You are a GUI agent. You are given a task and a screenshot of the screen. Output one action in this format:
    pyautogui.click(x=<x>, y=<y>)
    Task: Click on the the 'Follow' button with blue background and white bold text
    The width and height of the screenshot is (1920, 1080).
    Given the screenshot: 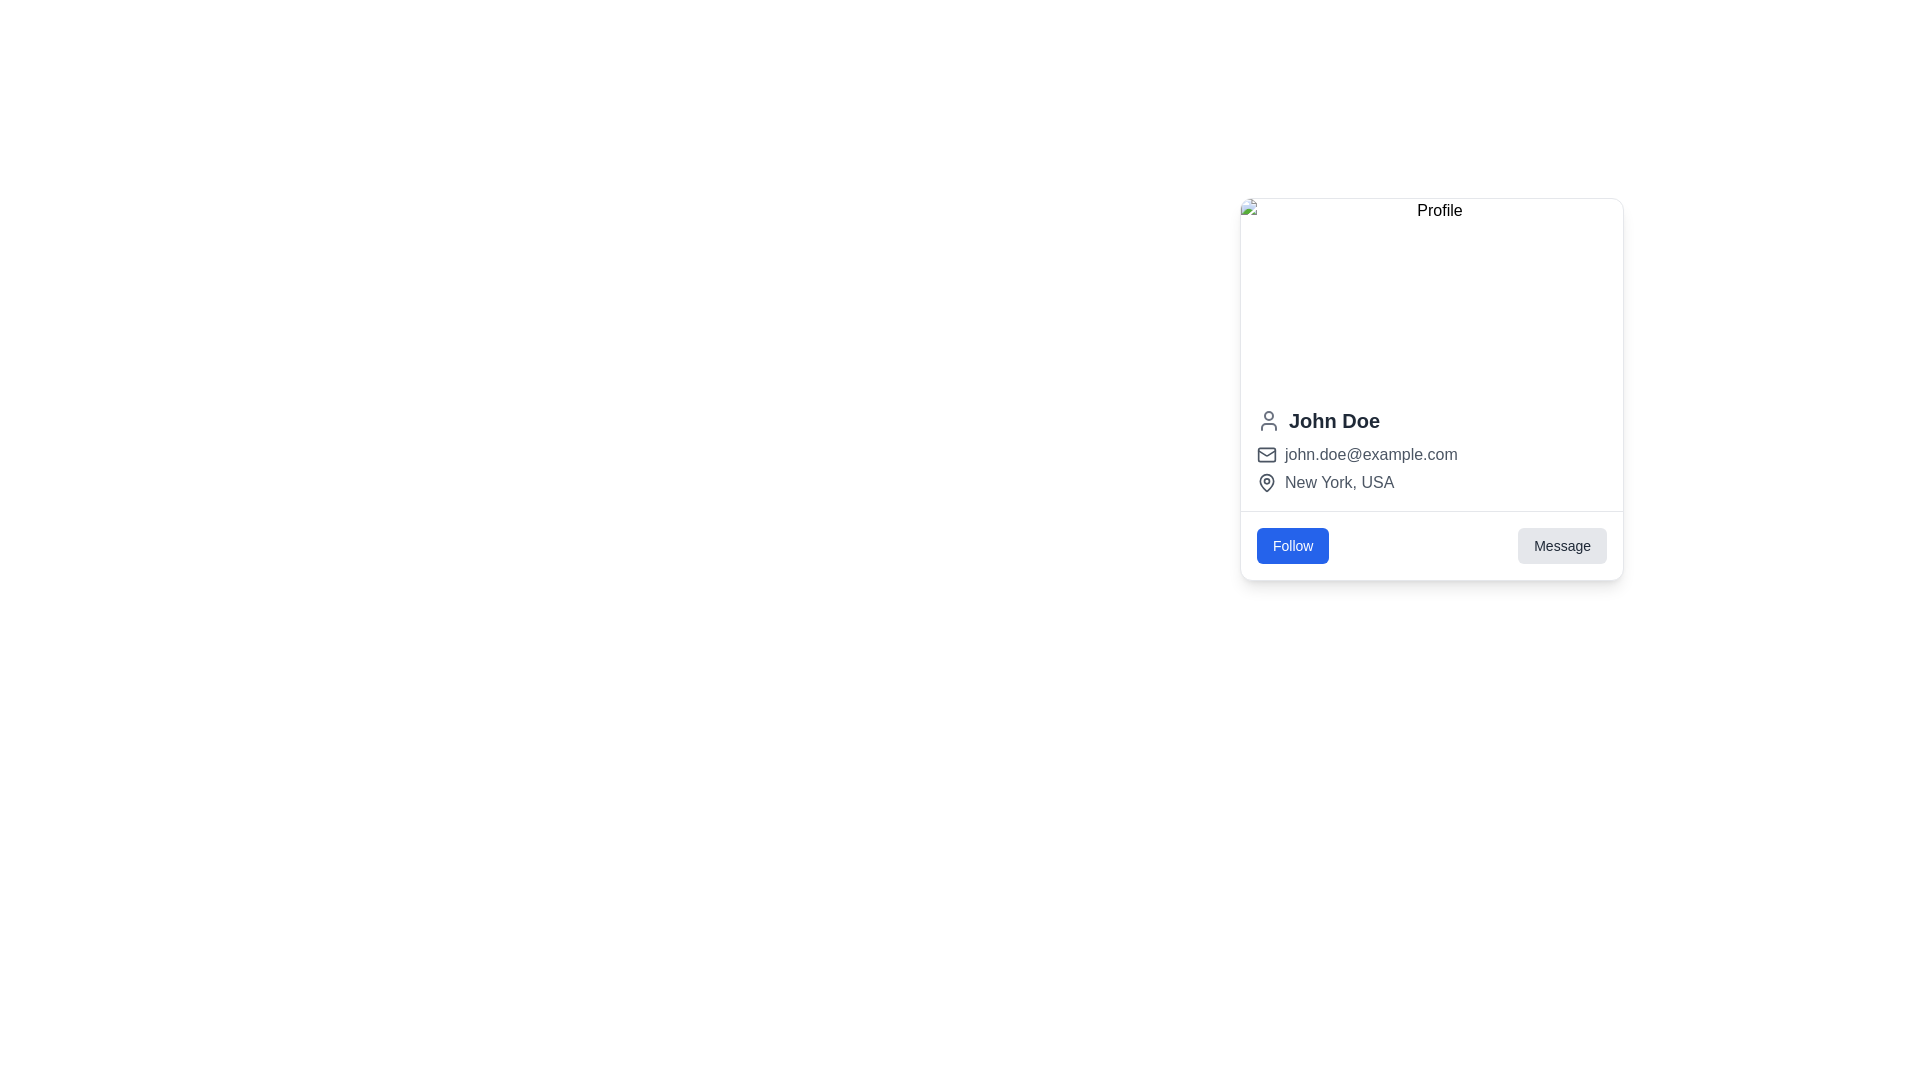 What is the action you would take?
    pyautogui.click(x=1293, y=546)
    